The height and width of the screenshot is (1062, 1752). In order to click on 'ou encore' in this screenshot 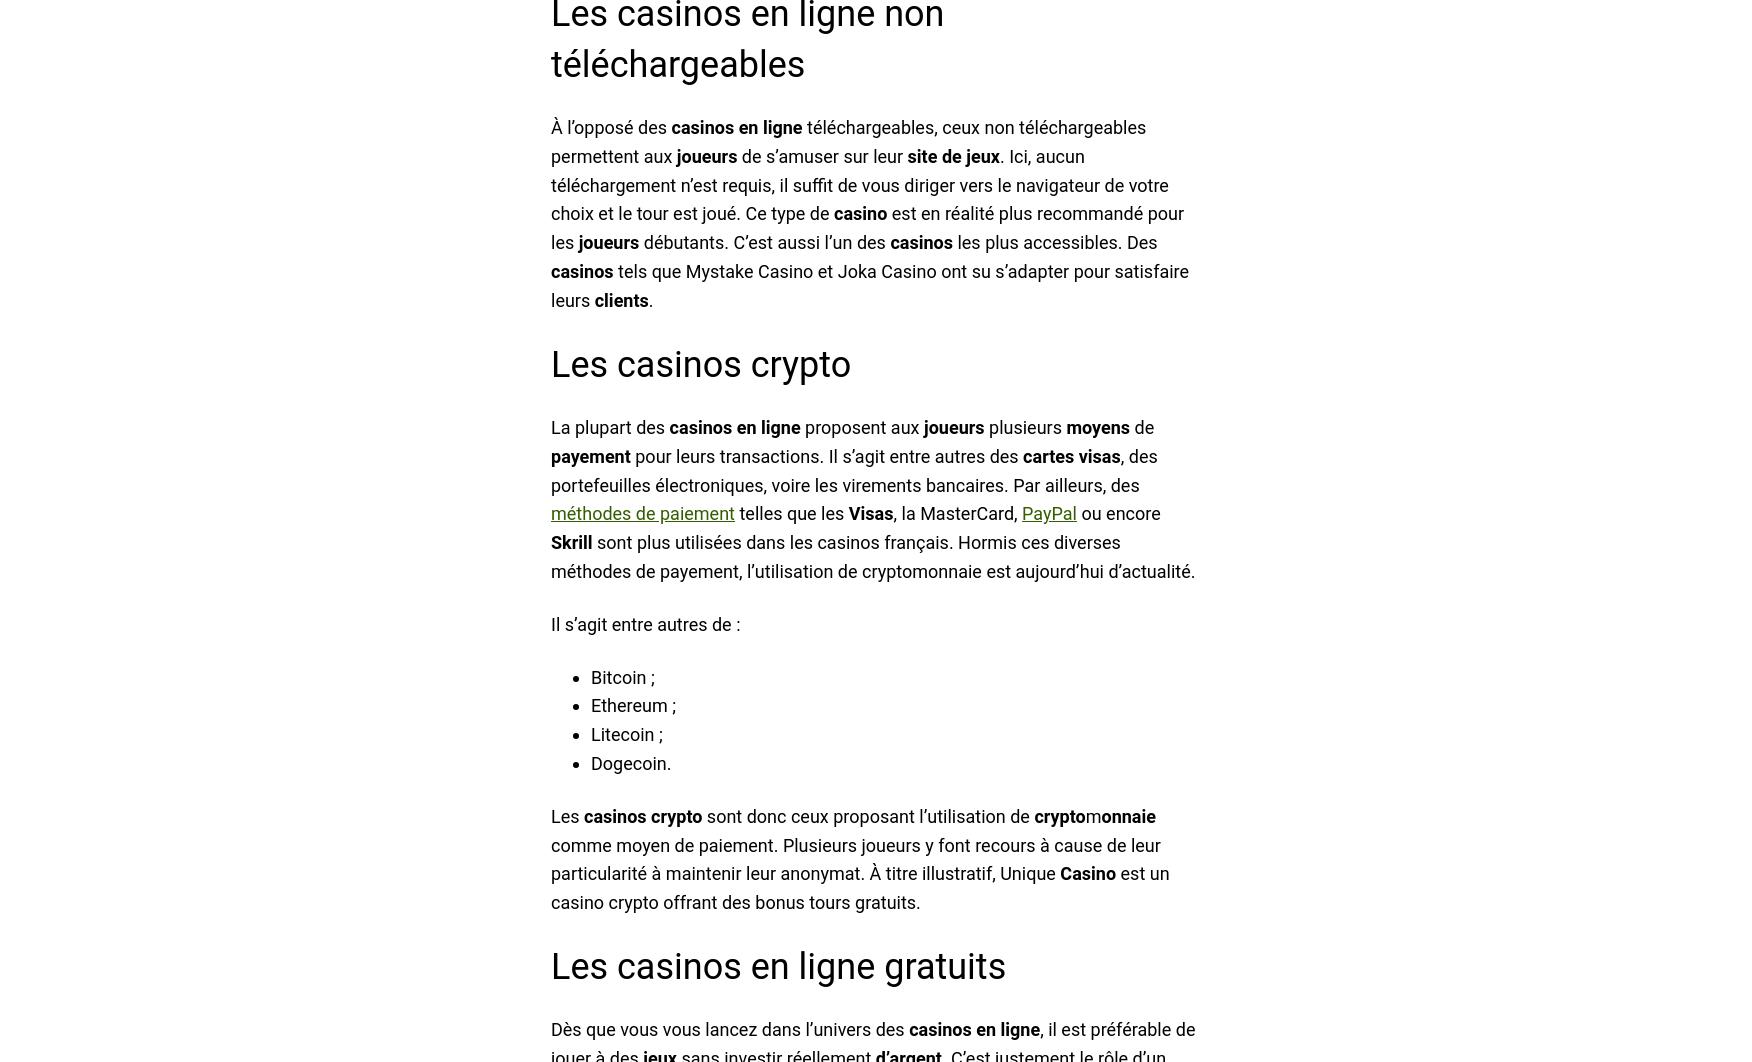, I will do `click(1116, 512)`.